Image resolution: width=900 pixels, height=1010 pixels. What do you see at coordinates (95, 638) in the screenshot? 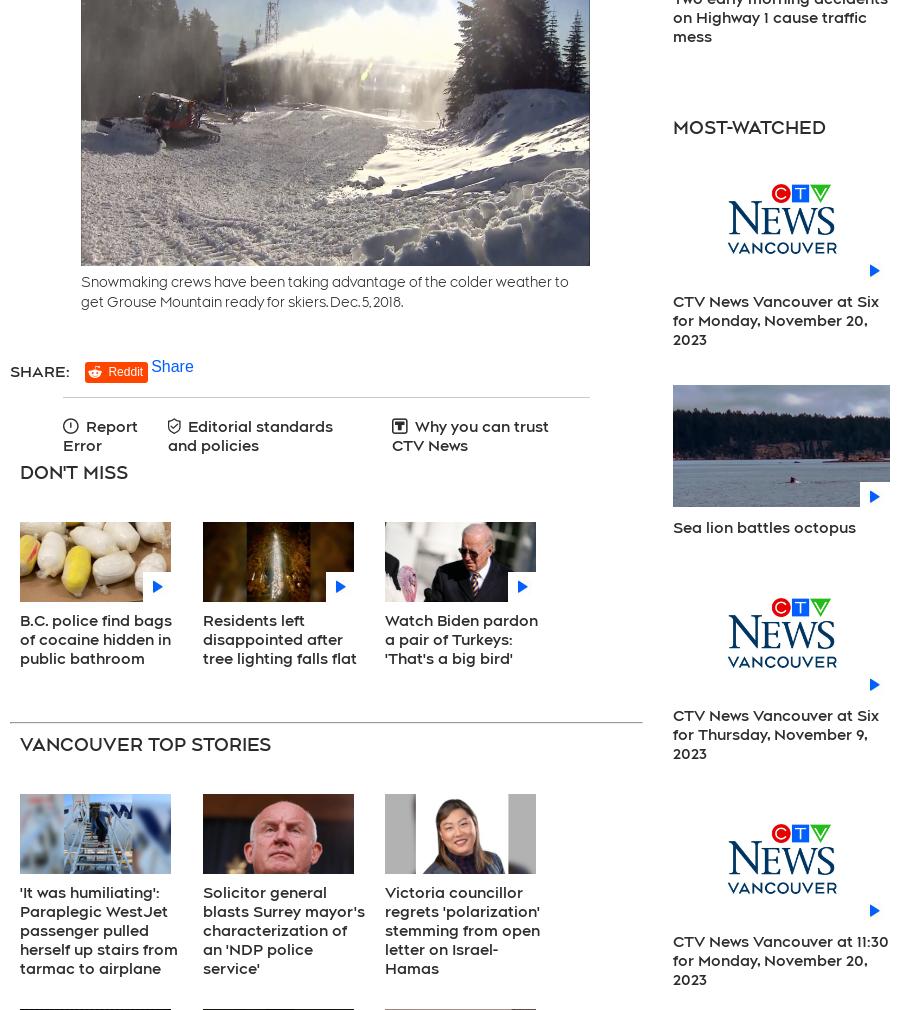
I see `'B.C. police find bags of cocaine hidden in public bathroom'` at bounding box center [95, 638].